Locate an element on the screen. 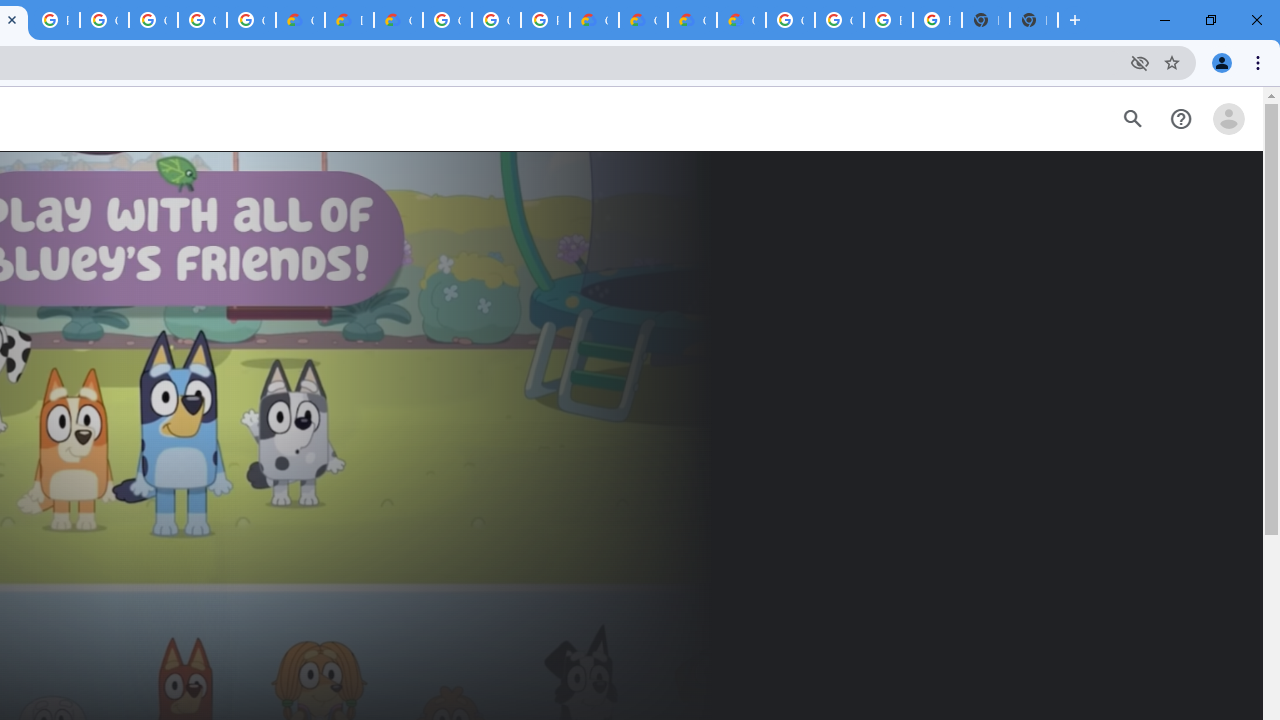  'Google Cloud Service Health' is located at coordinates (740, 20).